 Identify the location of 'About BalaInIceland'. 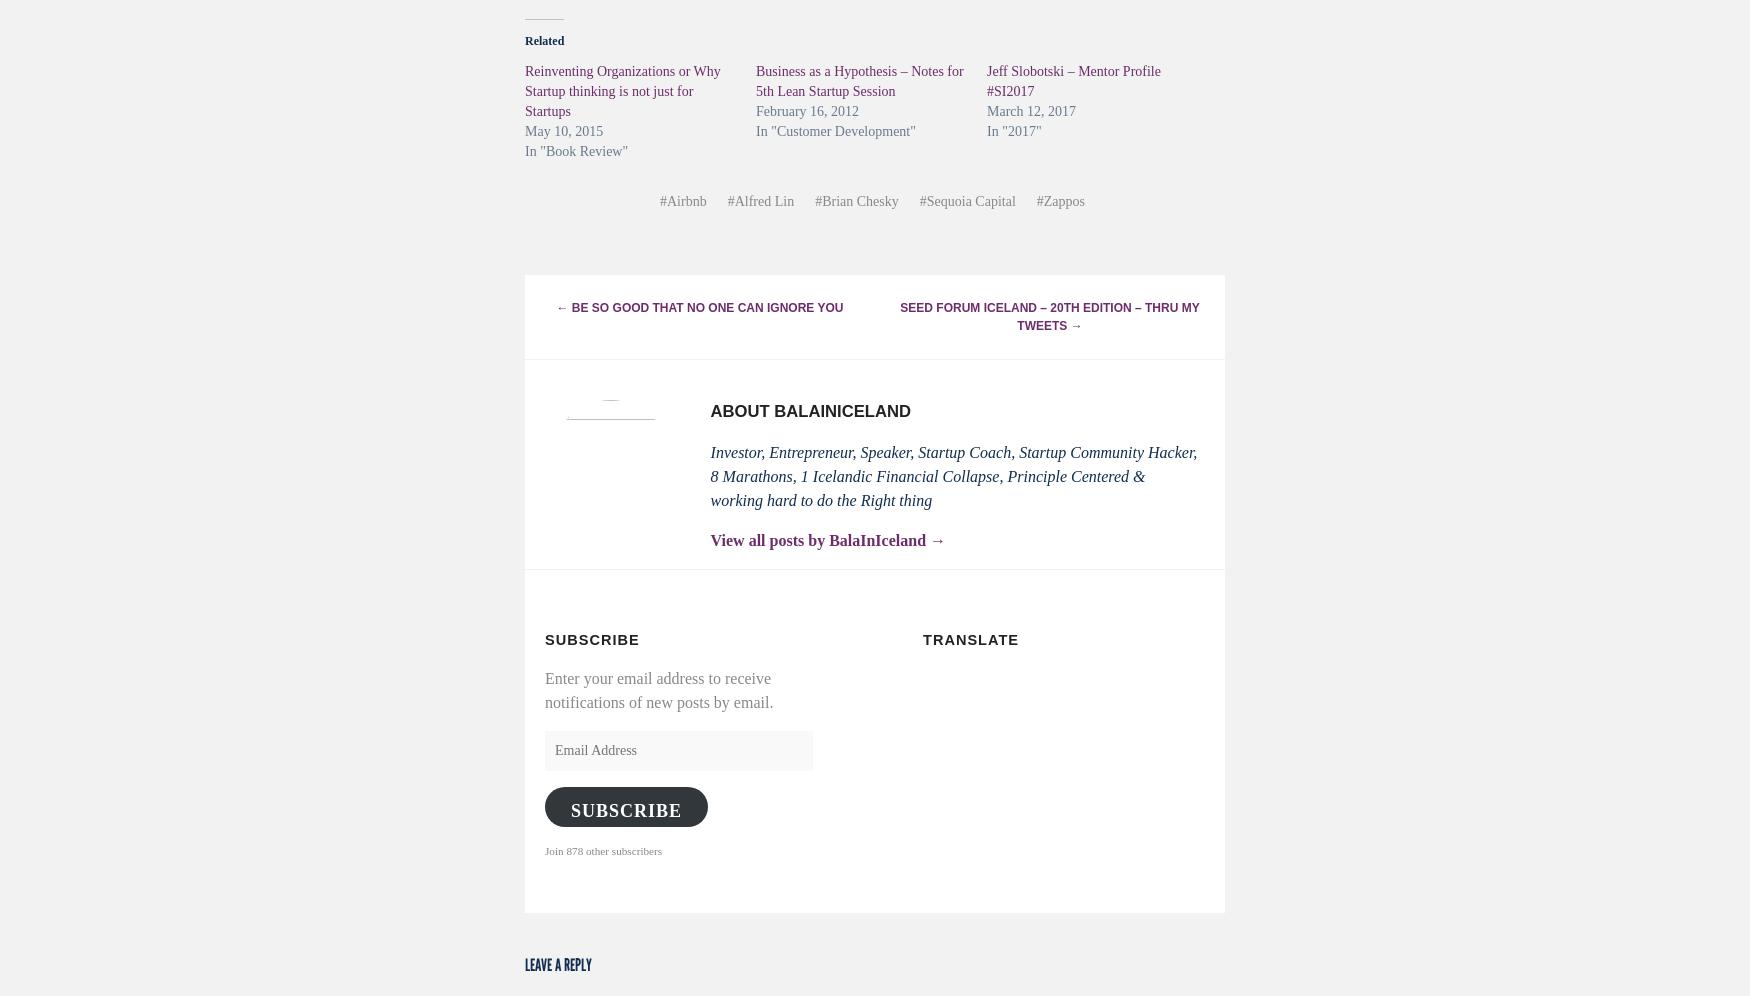
(809, 409).